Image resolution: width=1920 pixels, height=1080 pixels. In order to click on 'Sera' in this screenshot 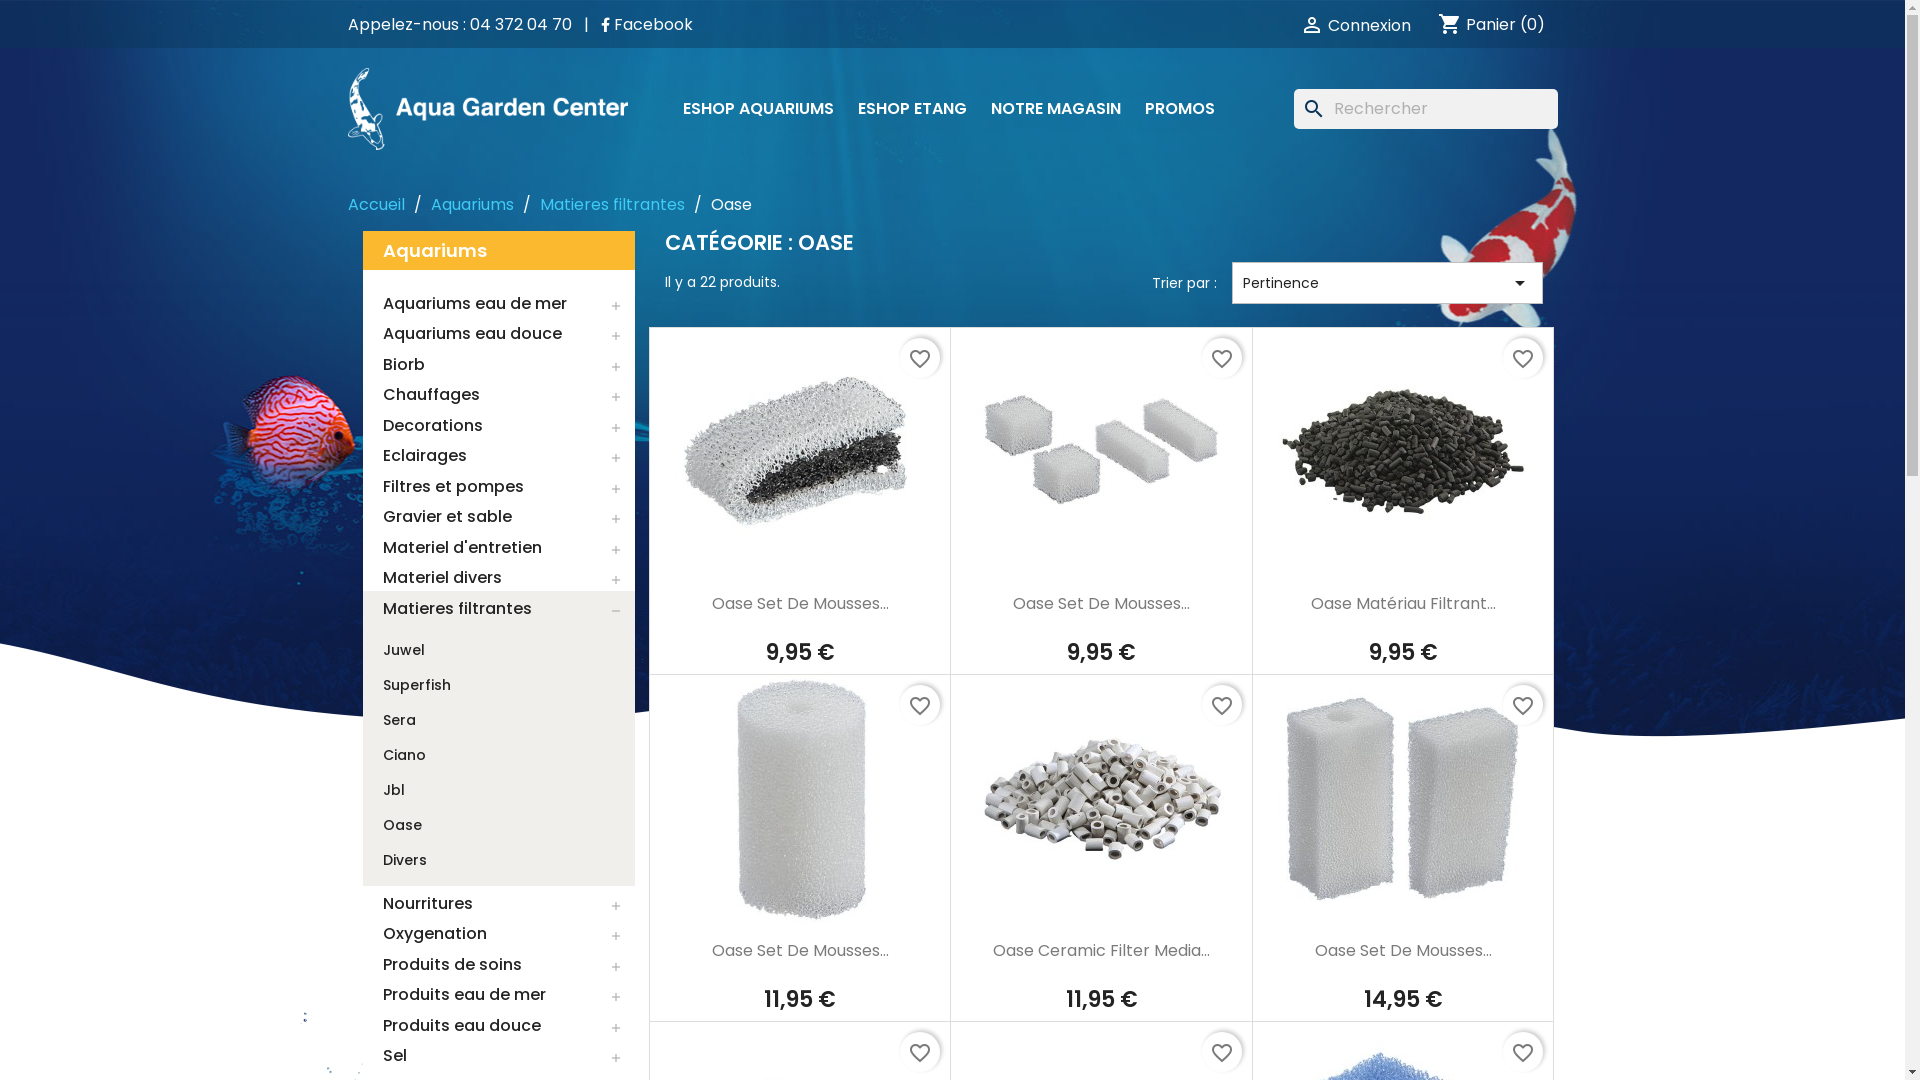, I will do `click(398, 720)`.